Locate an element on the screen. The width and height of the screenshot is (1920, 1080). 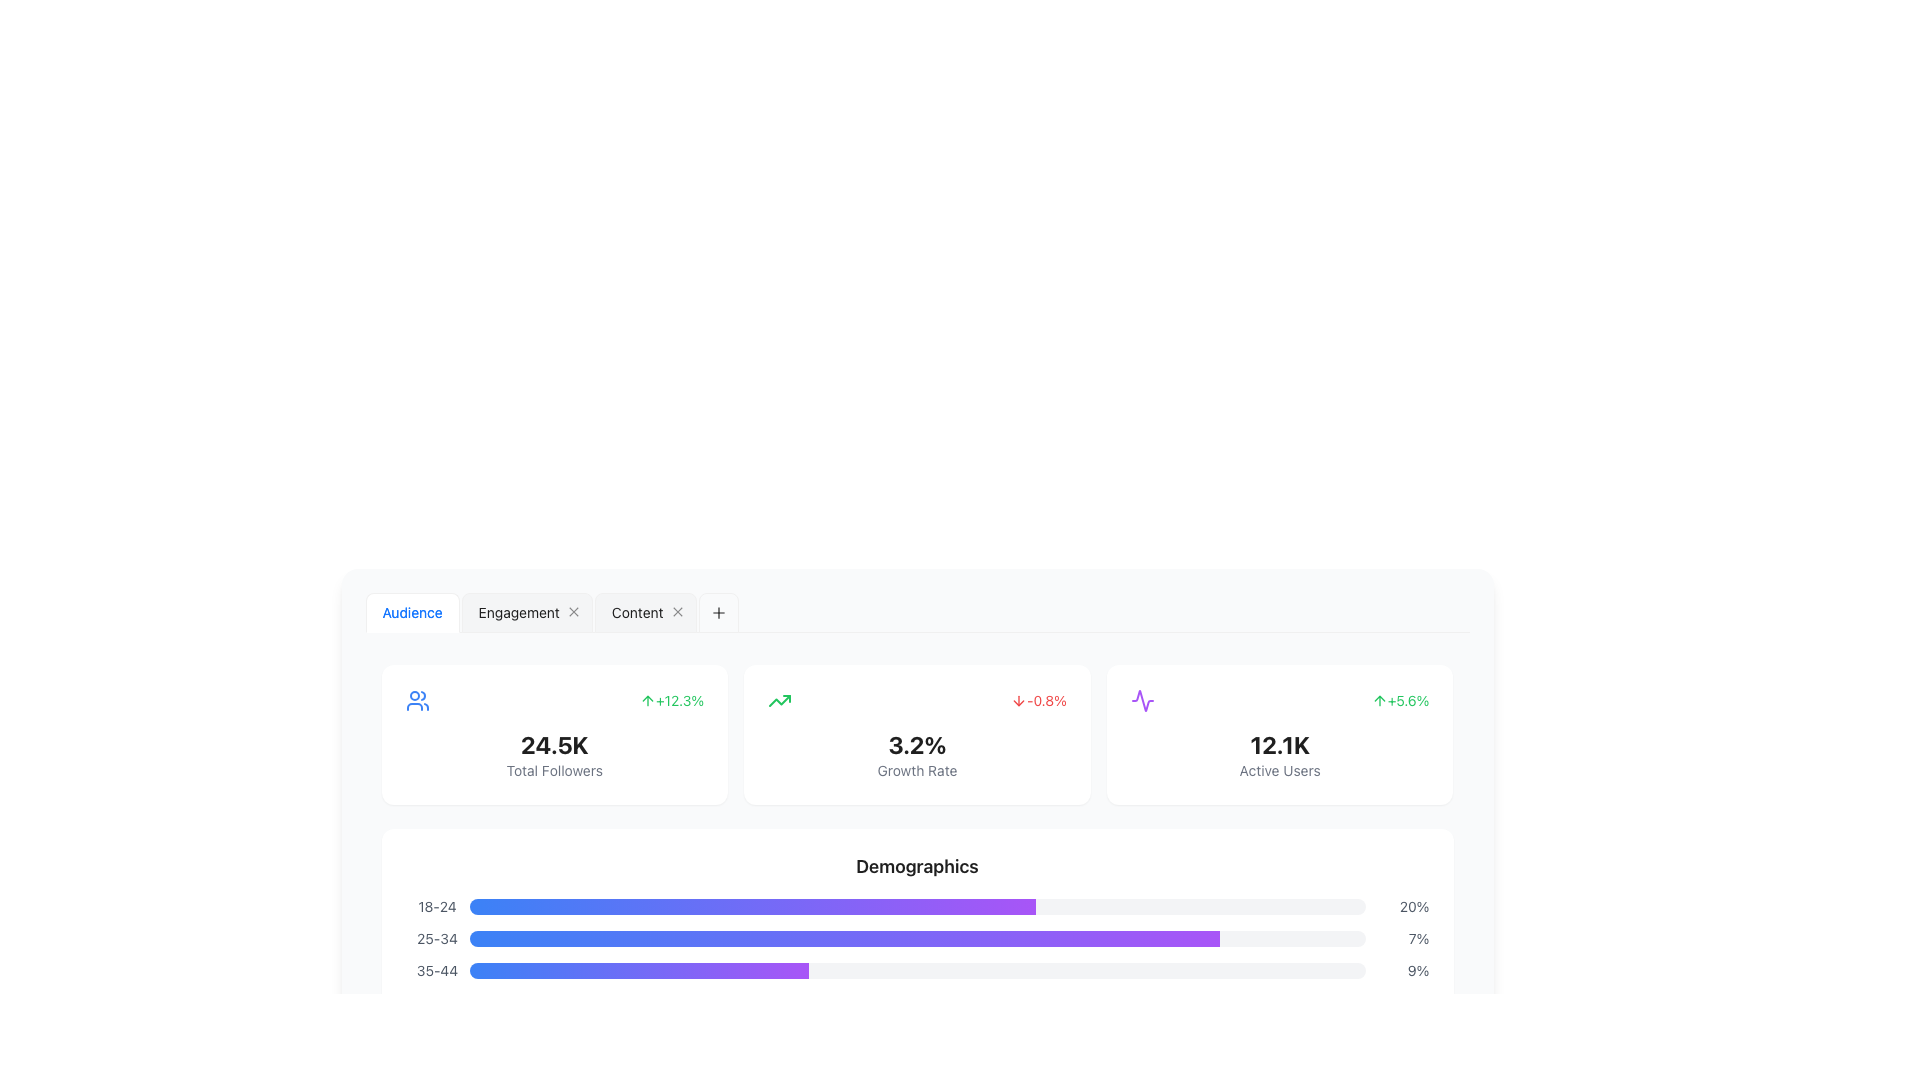
the label displaying the total number of followers, which is centrally located within the widget below the '+12.3%' label is located at coordinates (554, 744).